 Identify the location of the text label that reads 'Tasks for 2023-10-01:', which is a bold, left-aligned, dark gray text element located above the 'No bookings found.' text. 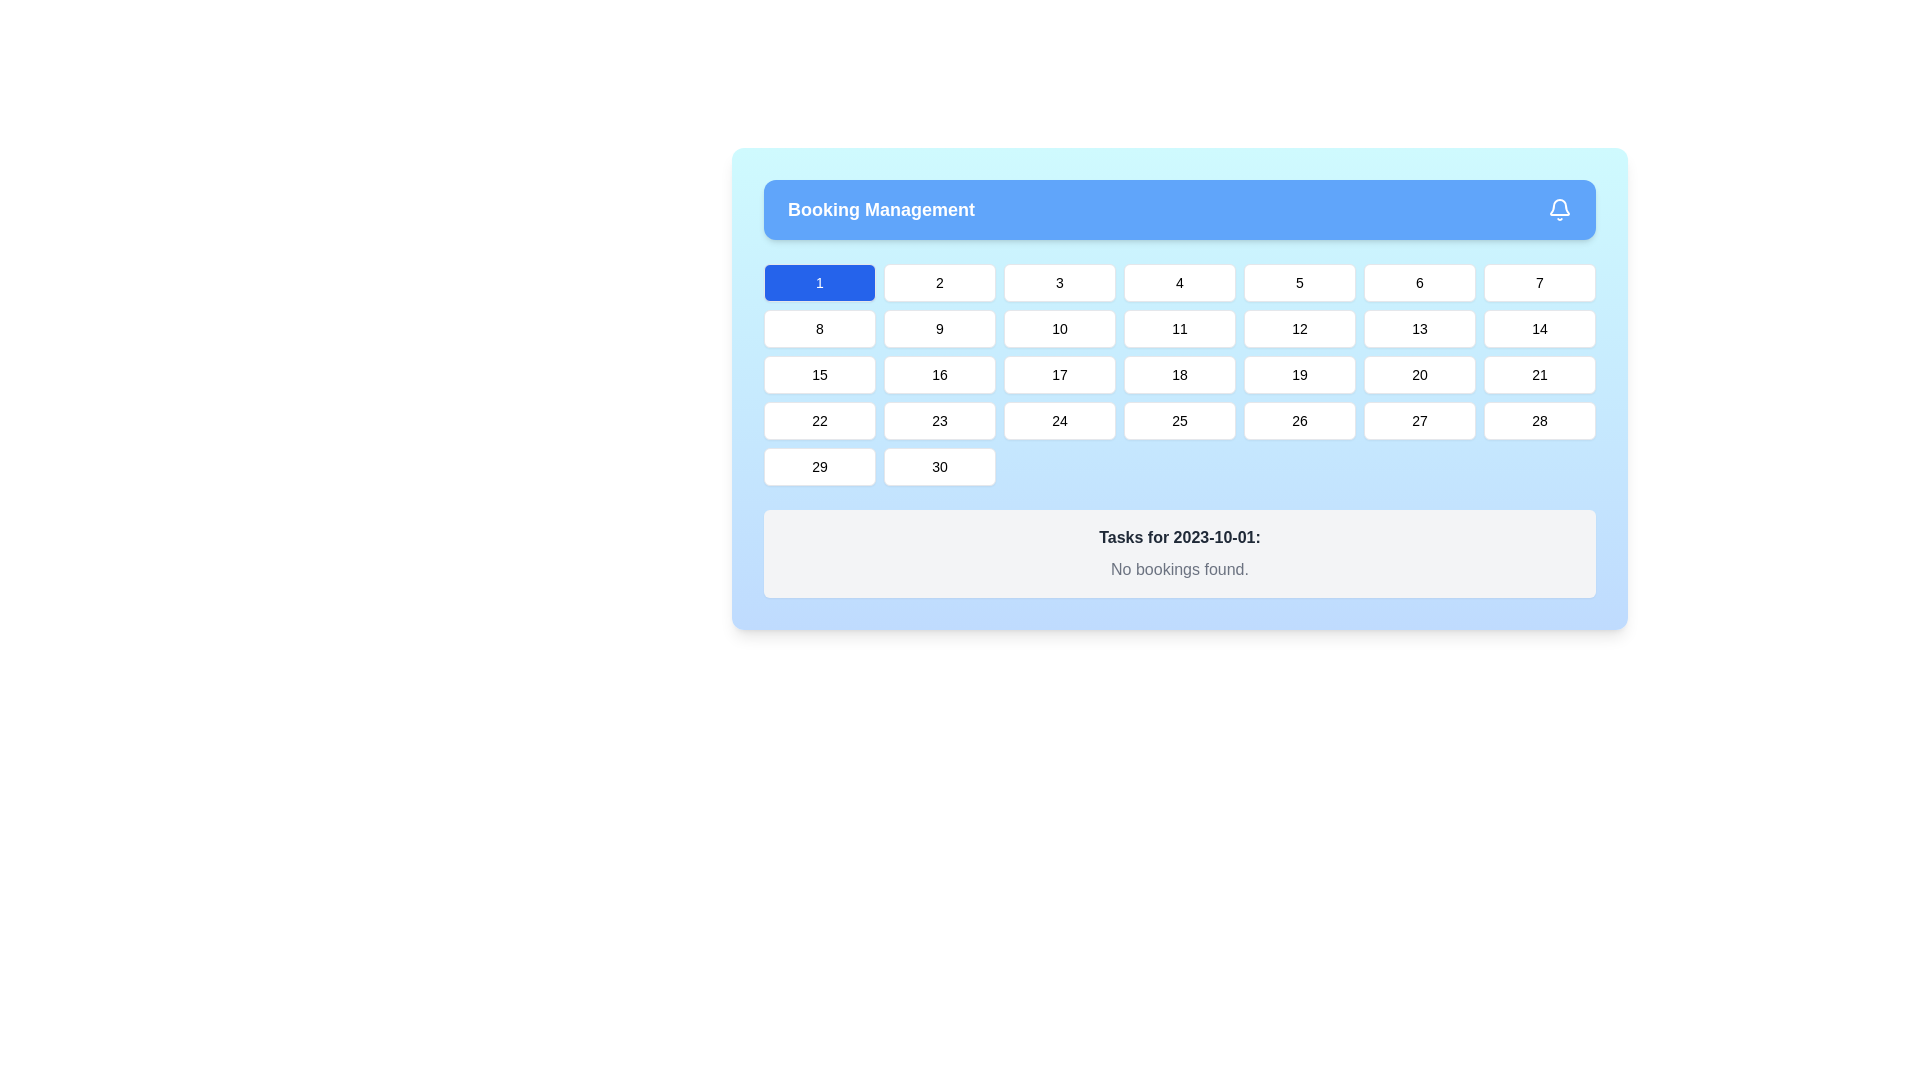
(1180, 536).